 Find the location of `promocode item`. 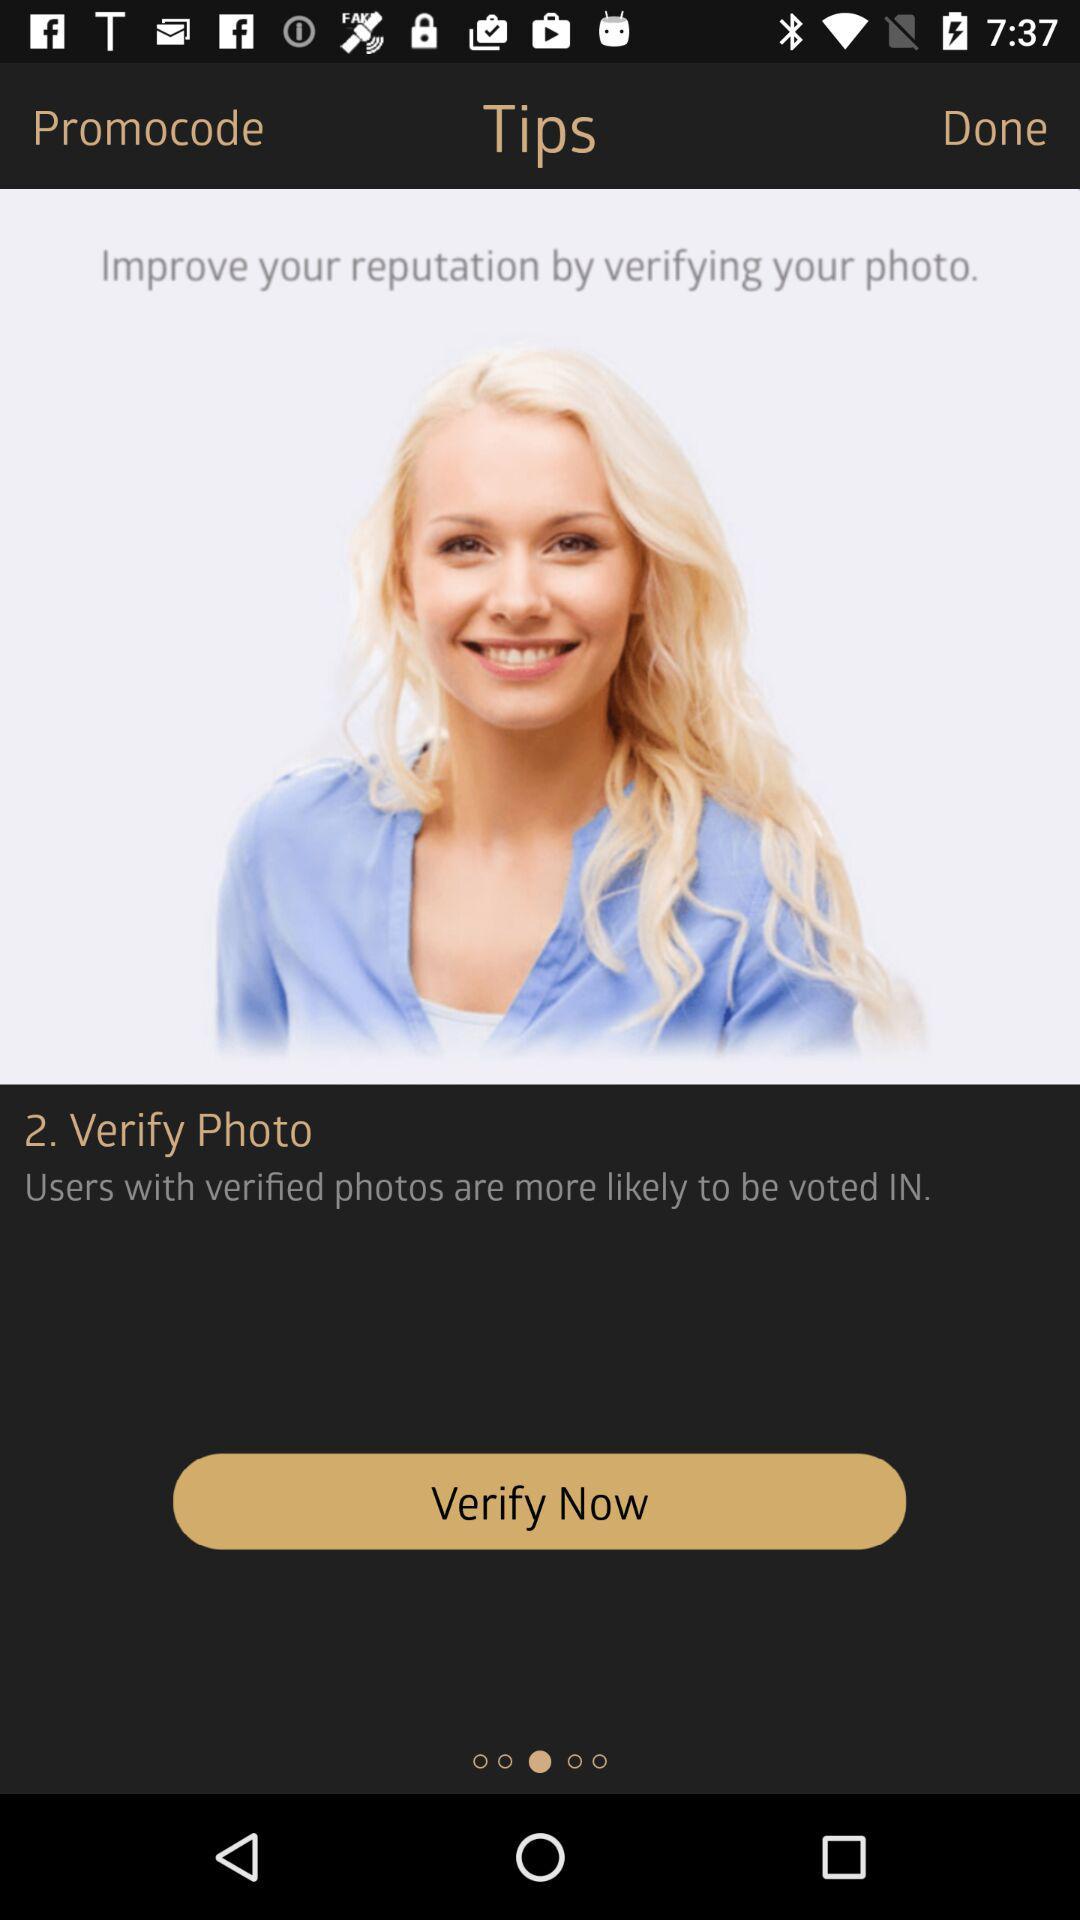

promocode item is located at coordinates (132, 124).